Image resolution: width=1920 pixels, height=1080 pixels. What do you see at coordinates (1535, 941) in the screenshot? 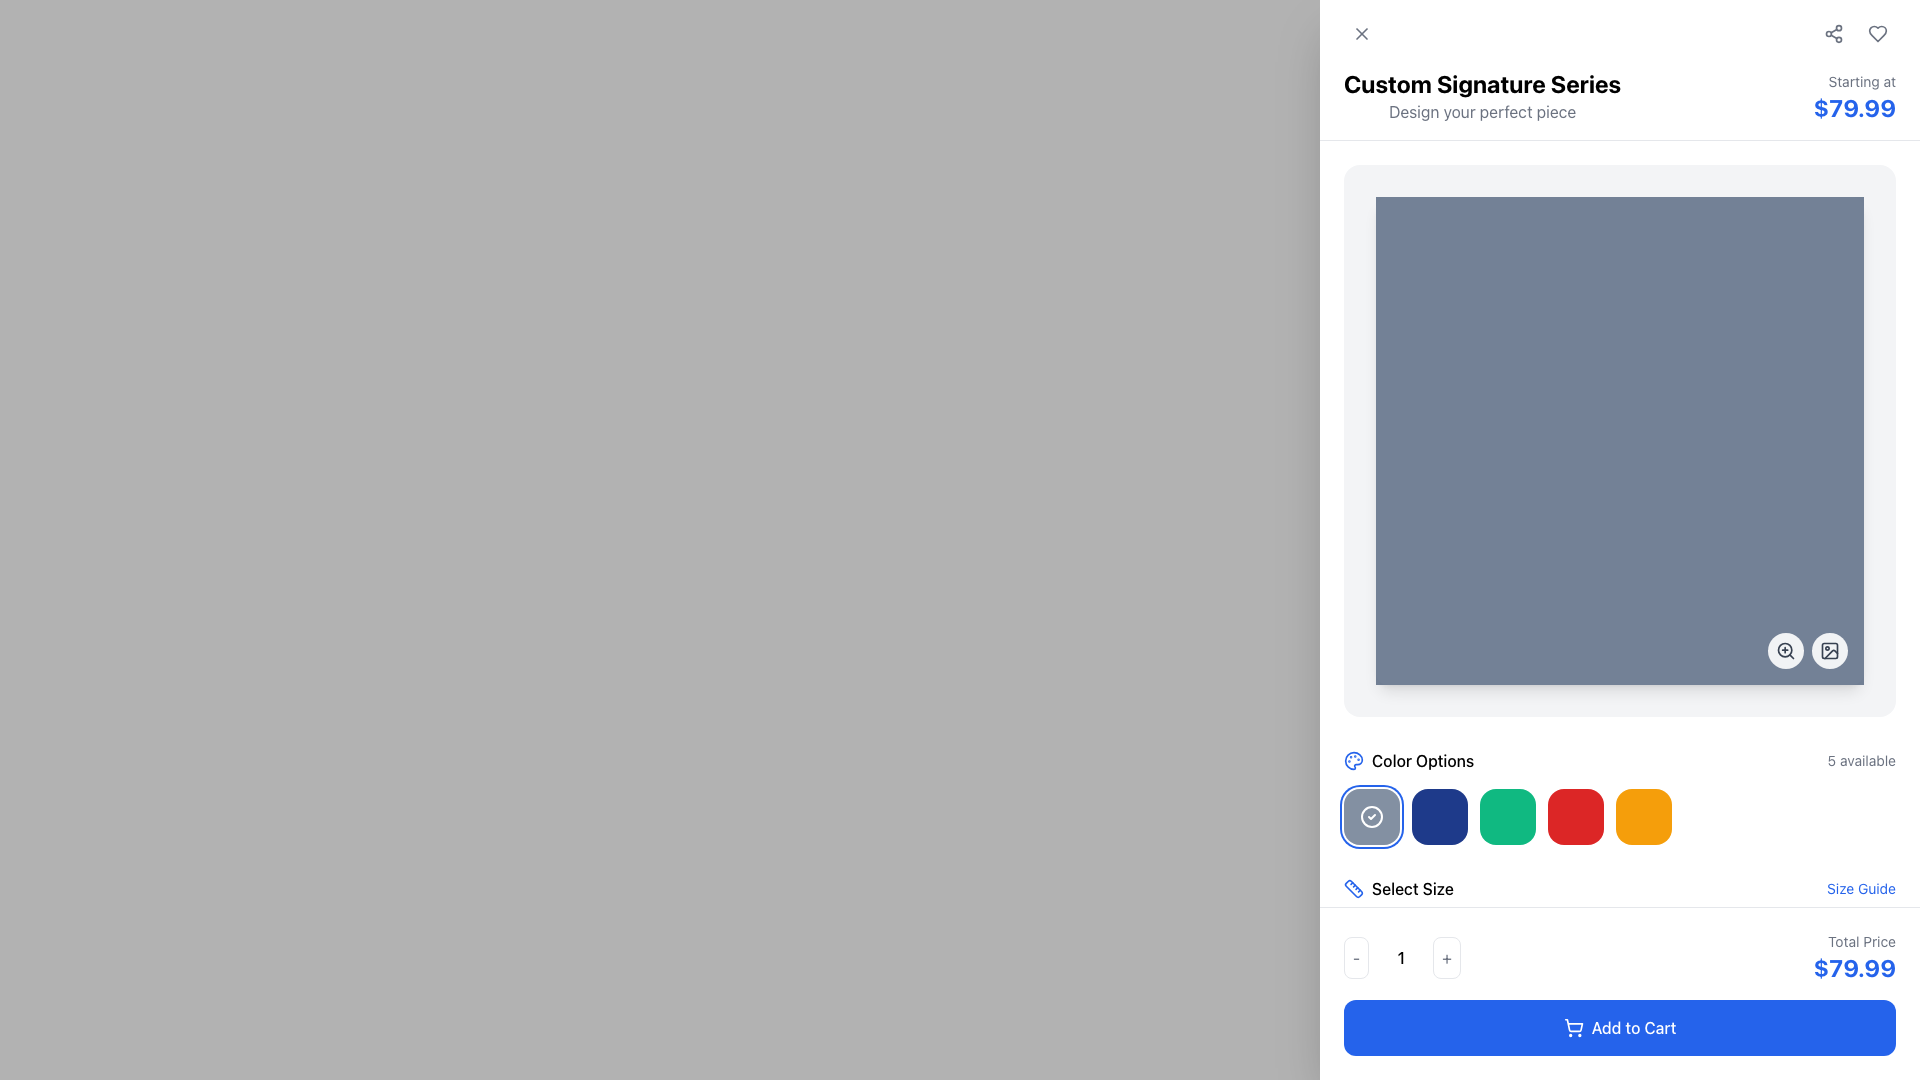
I see `the fourth size selection button labeled 'L'` at bounding box center [1535, 941].